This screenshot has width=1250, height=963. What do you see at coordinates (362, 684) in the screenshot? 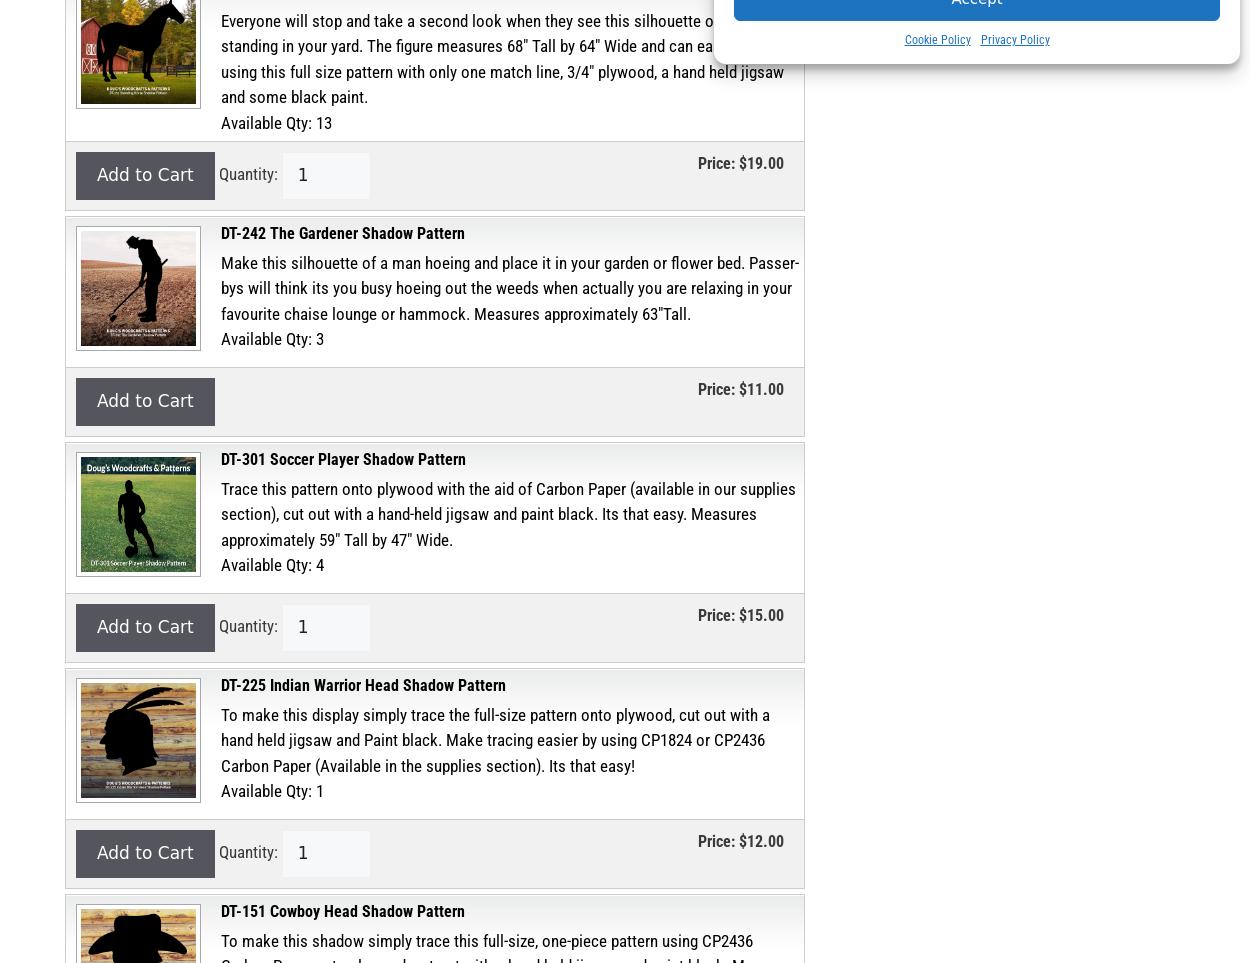
I see `'DT-225 Indian Warrior Head Shadow Pattern'` at bounding box center [362, 684].